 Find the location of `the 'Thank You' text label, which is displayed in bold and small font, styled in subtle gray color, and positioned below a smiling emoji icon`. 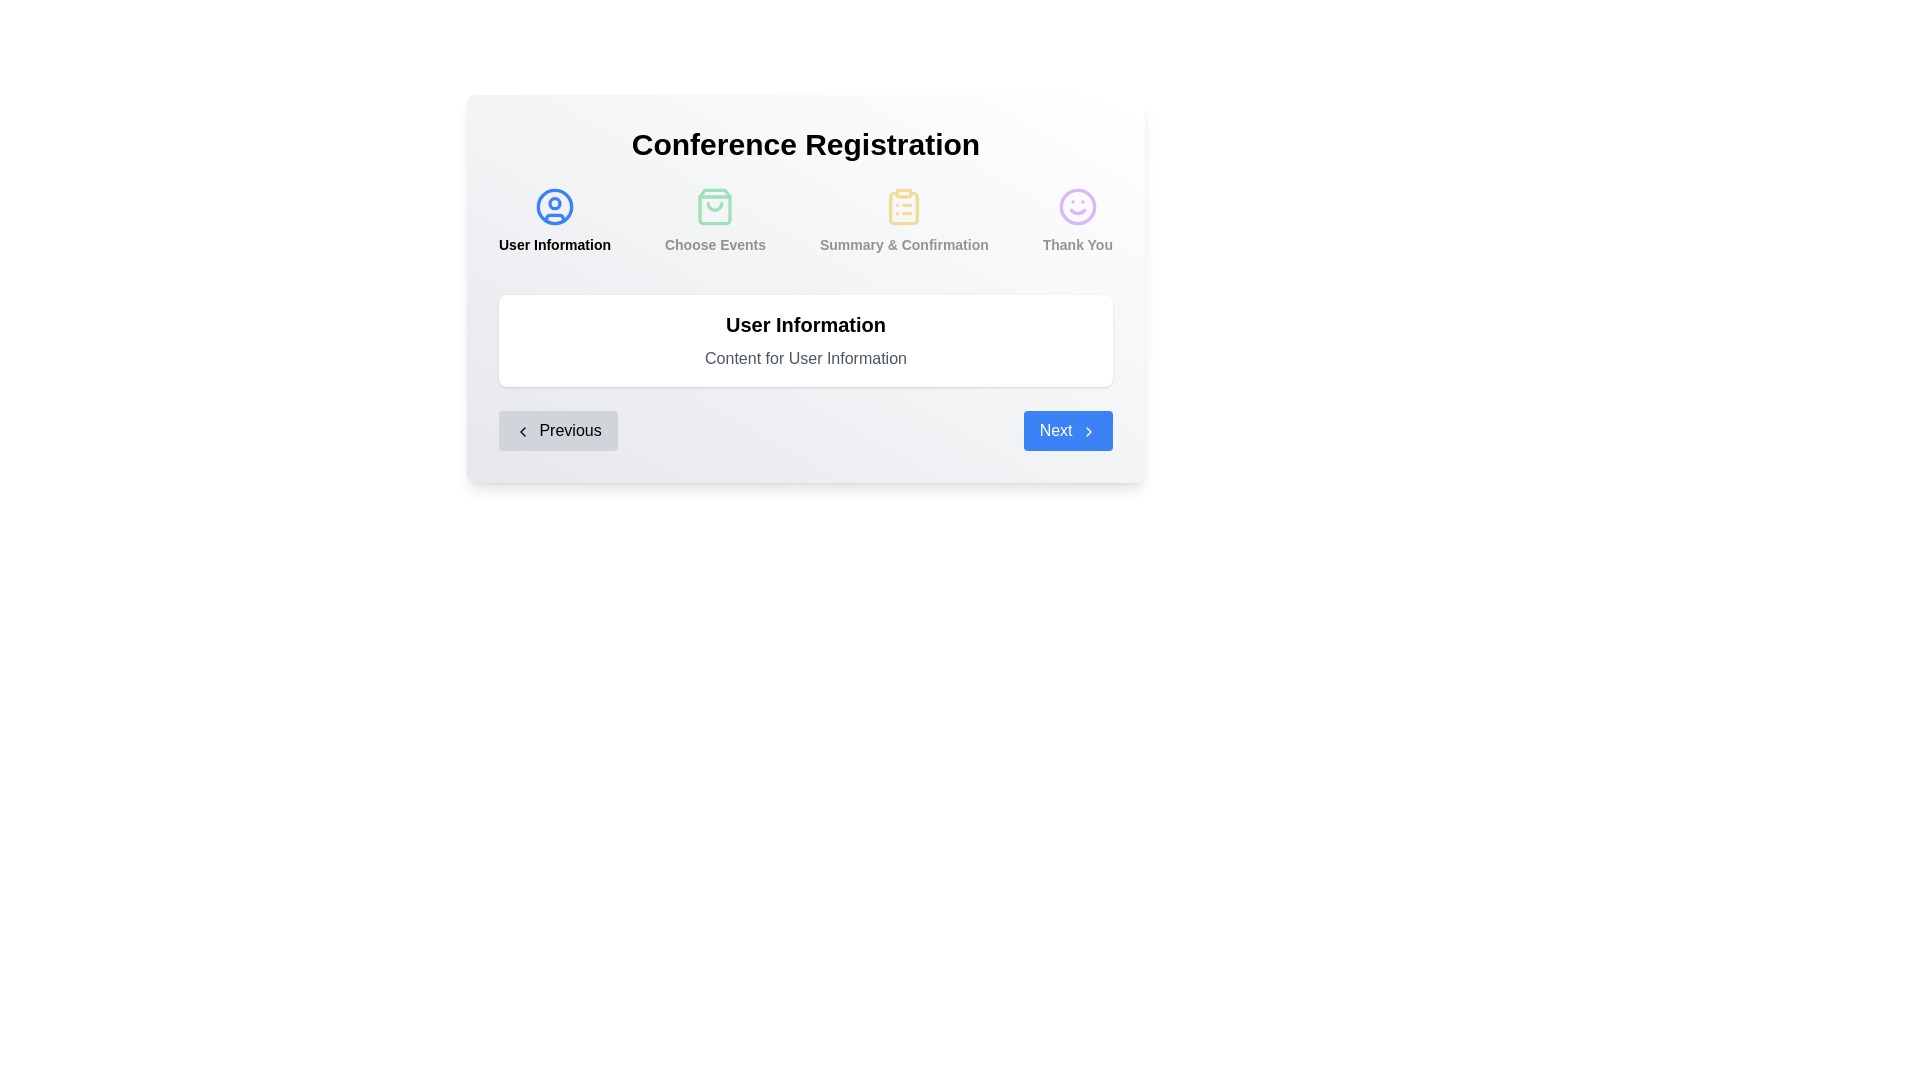

the 'Thank You' text label, which is displayed in bold and small font, styled in subtle gray color, and positioned below a smiling emoji icon is located at coordinates (1076, 244).